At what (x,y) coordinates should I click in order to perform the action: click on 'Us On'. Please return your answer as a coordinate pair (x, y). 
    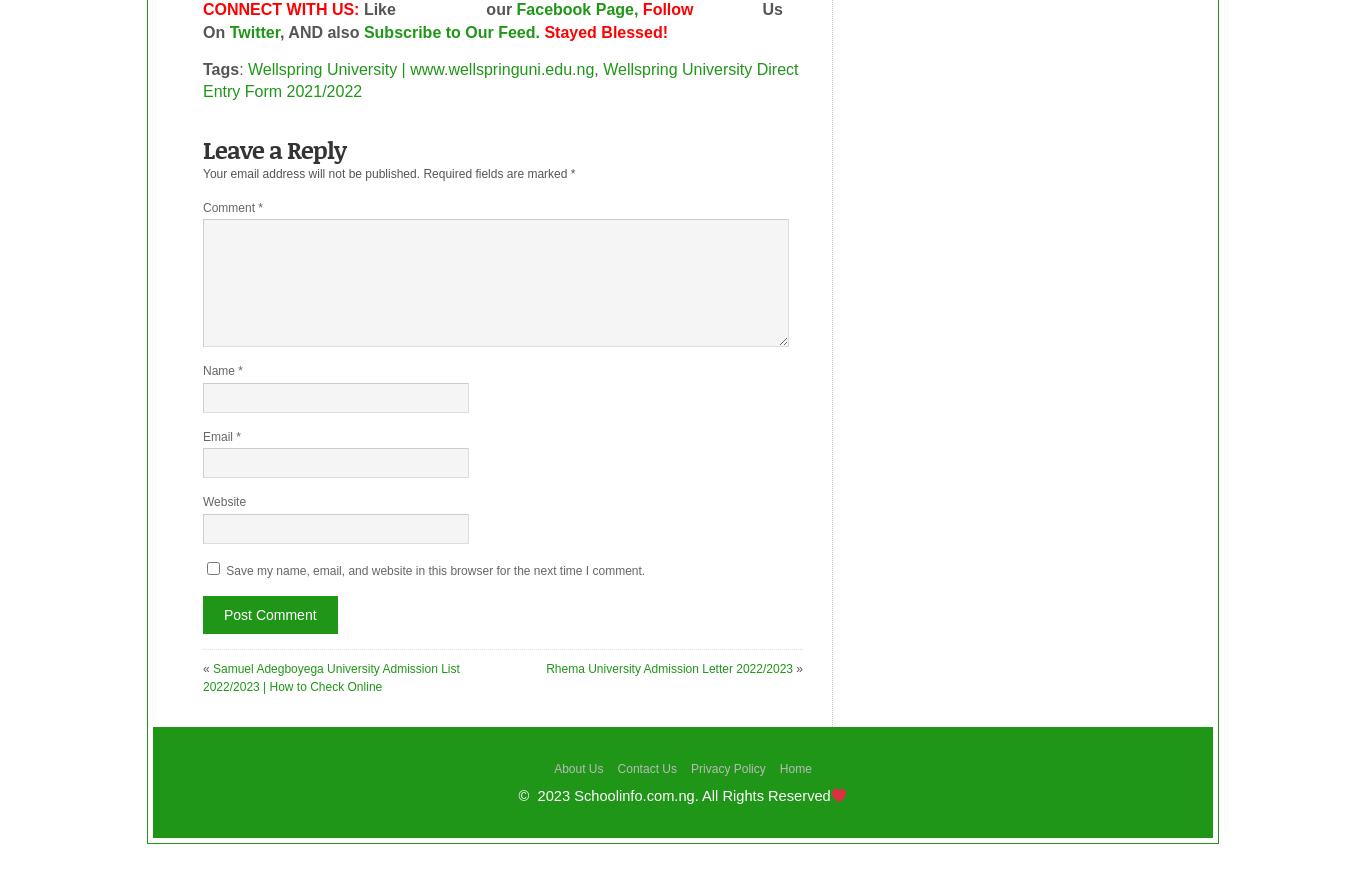
    Looking at the image, I should click on (492, 19).